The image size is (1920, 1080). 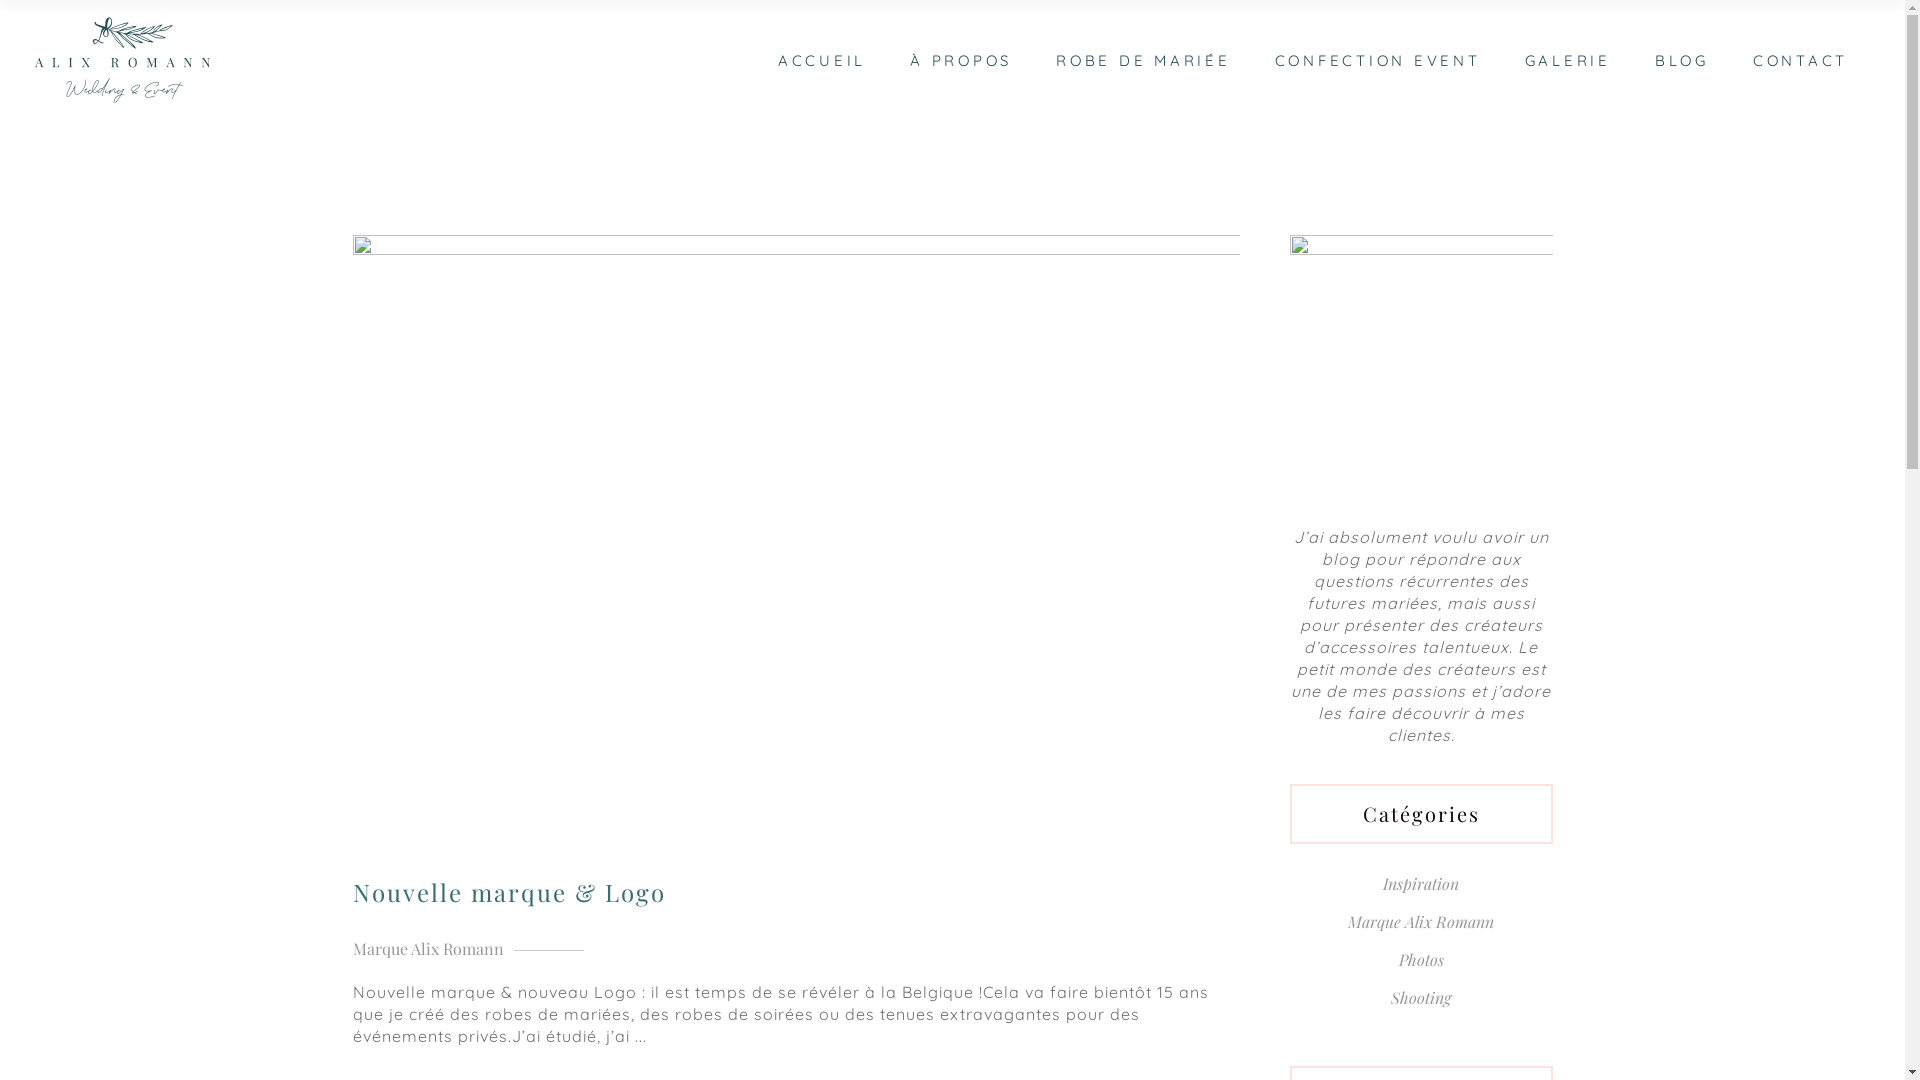 I want to click on 'CONTACT', so click(x=1730, y=59).